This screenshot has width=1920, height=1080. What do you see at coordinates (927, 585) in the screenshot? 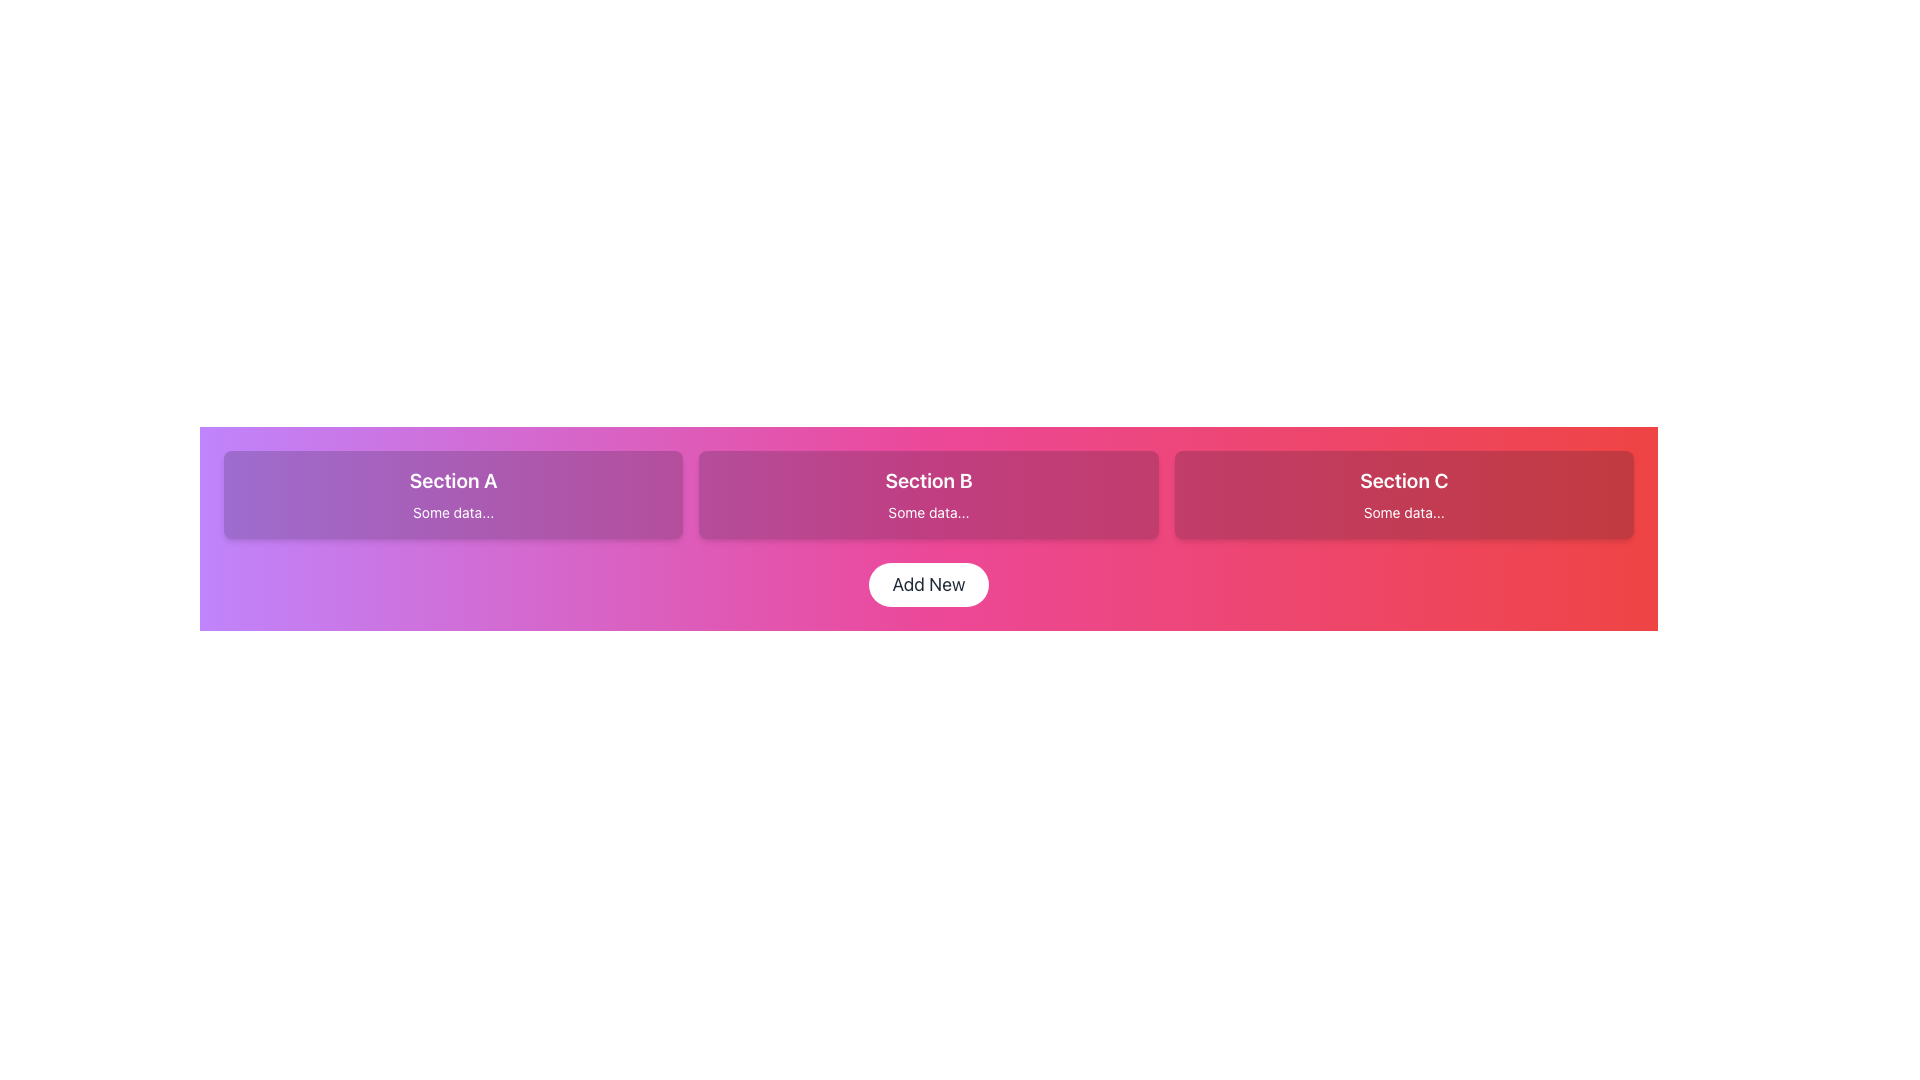
I see `the button at the bottom of the layout that initiates the action of adding a new item or entity` at bounding box center [927, 585].